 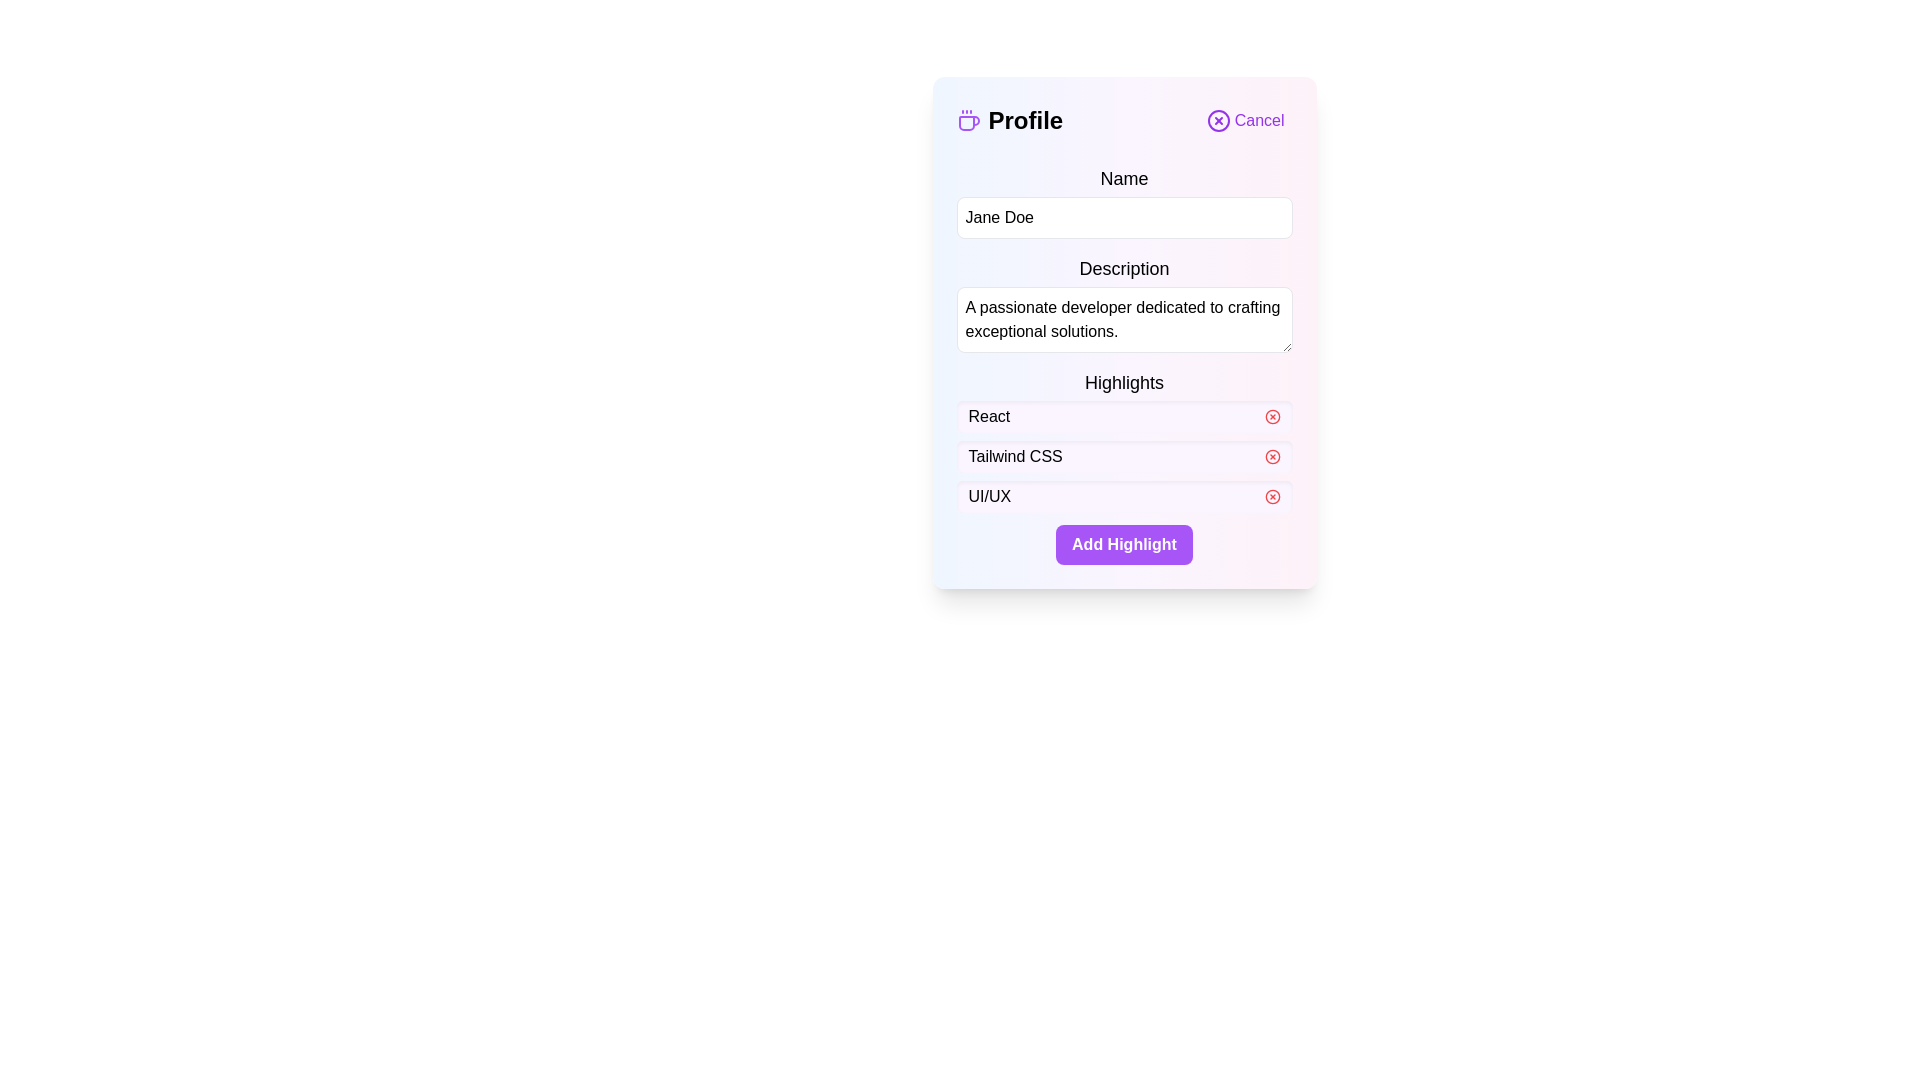 What do you see at coordinates (1124, 319) in the screenshot?
I see `the multi-line text input field located below the 'Description' label to focus on it` at bounding box center [1124, 319].